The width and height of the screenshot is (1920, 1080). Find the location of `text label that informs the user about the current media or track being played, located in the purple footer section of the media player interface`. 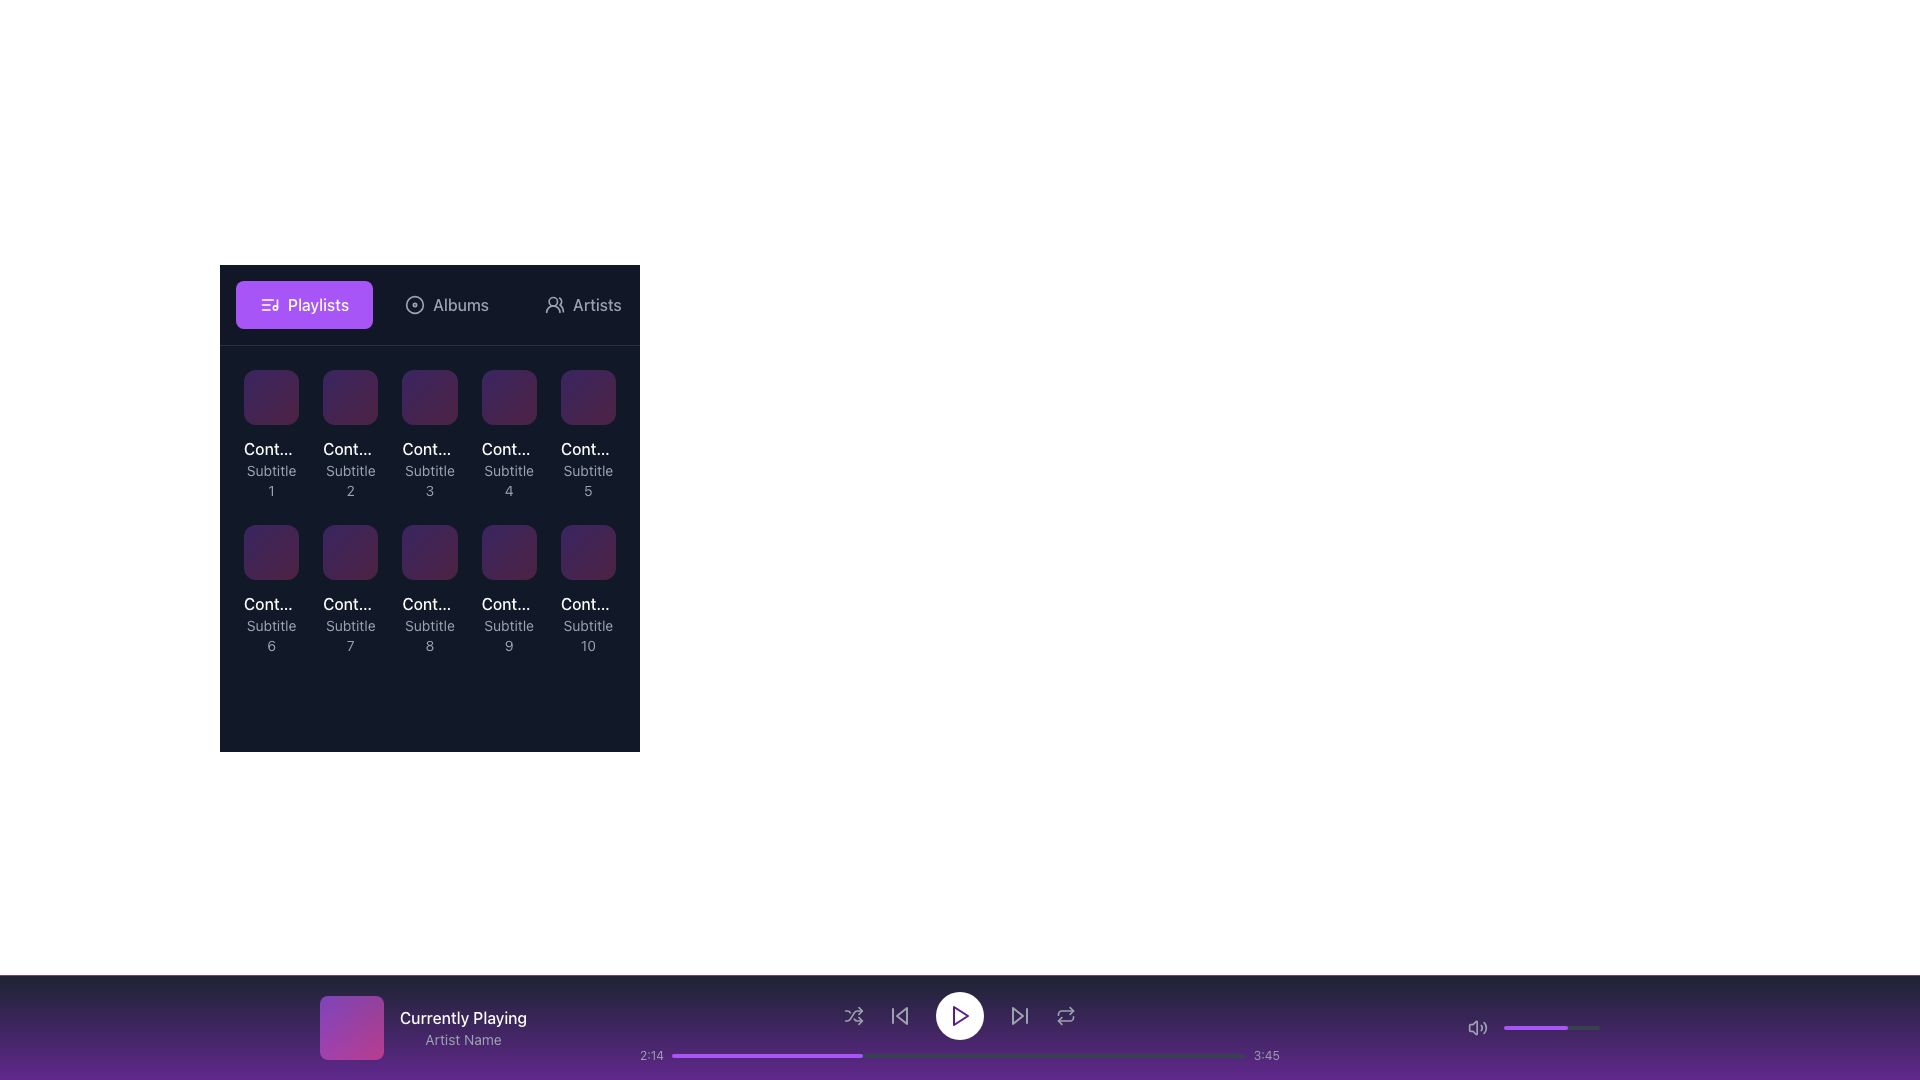

text label that informs the user about the current media or track being played, located in the purple footer section of the media player interface is located at coordinates (462, 1018).